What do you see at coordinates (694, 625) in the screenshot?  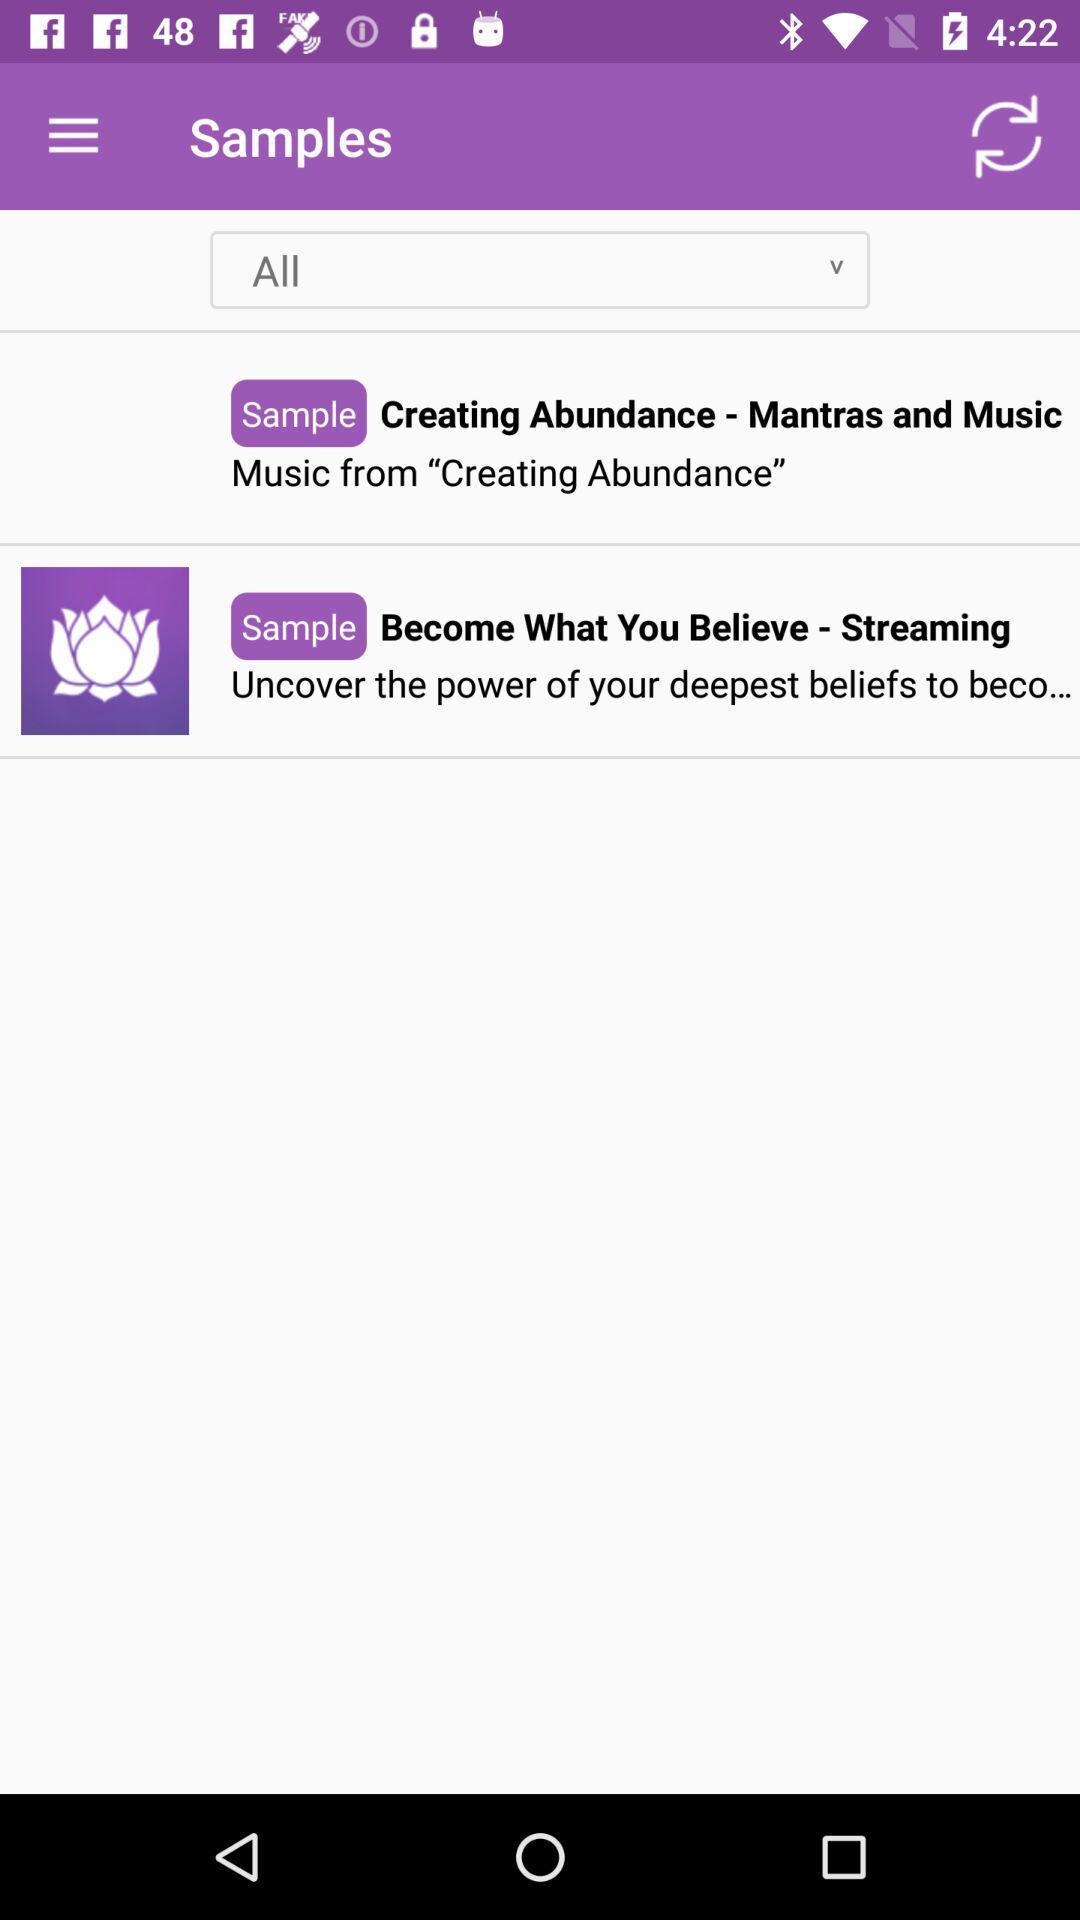 I see `the icon above the uncover the power icon` at bounding box center [694, 625].